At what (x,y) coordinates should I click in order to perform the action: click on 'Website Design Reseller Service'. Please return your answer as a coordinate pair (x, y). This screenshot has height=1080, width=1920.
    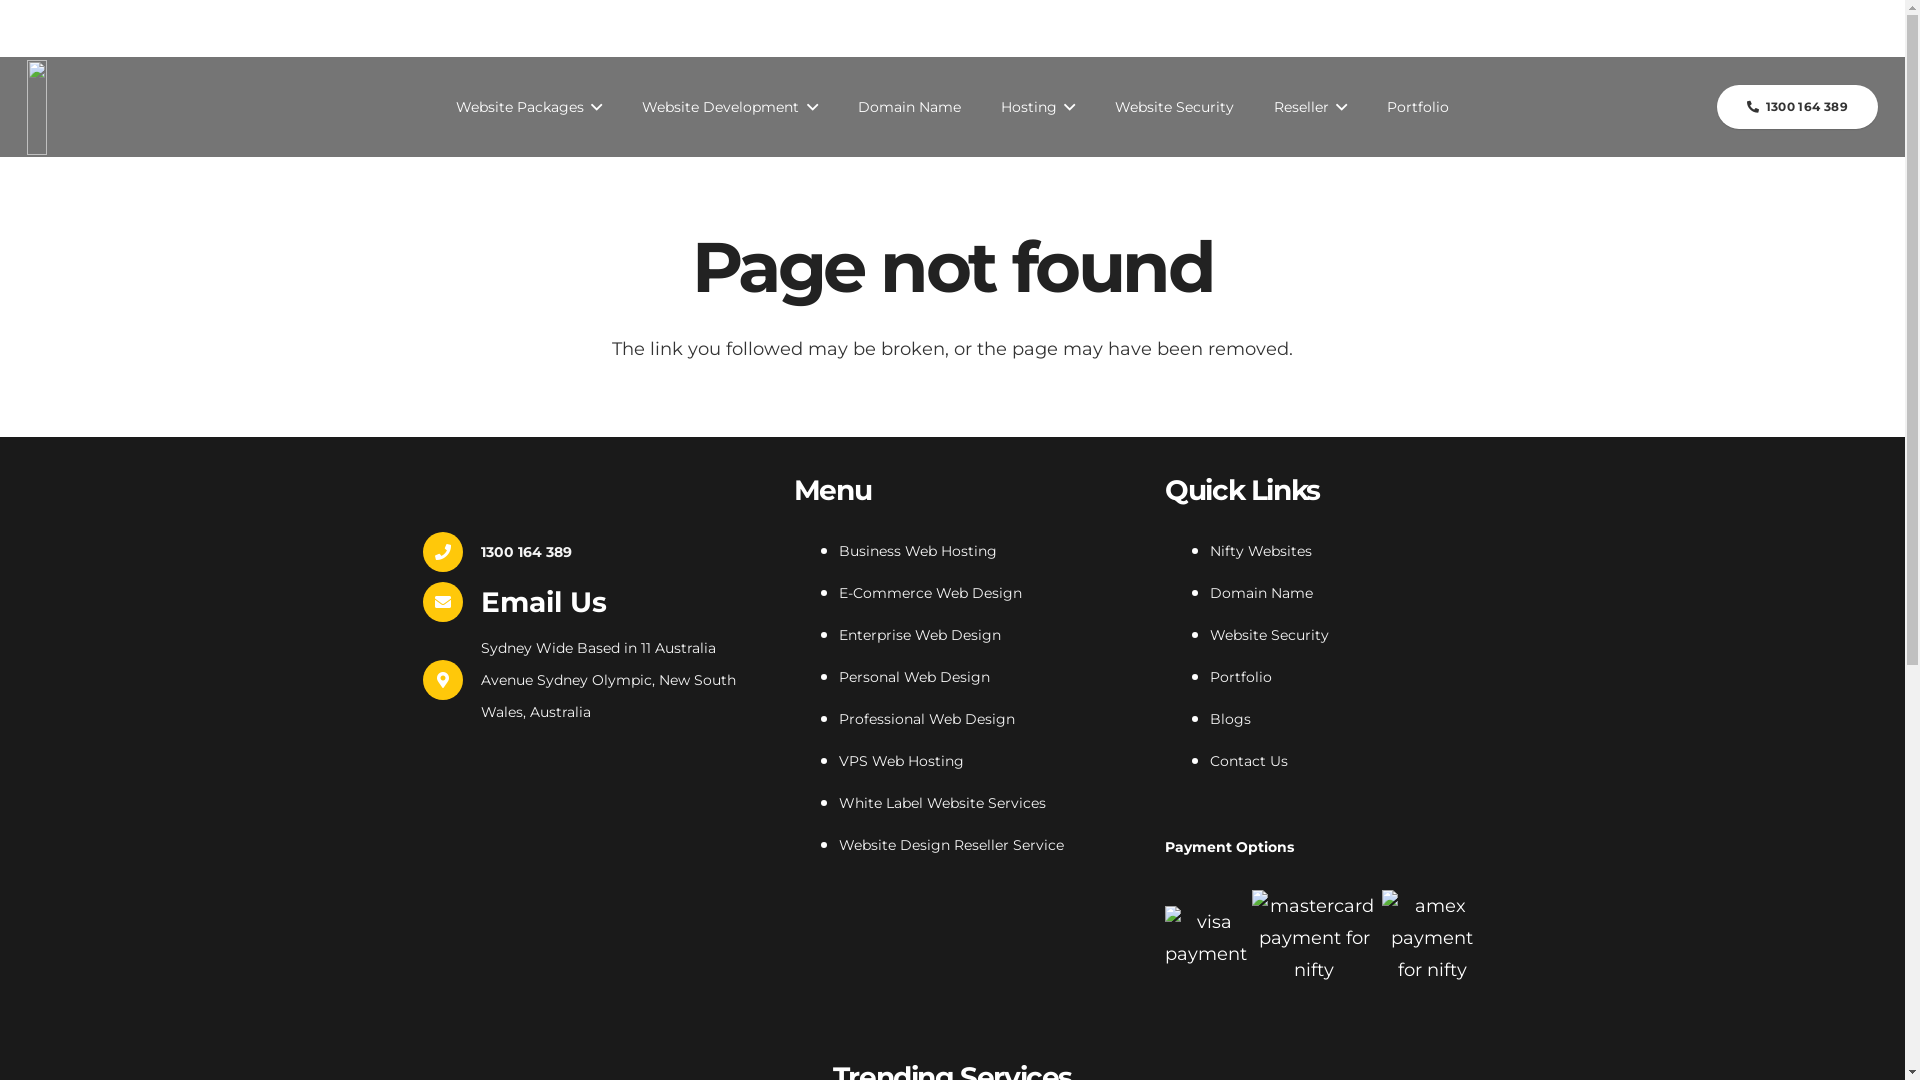
    Looking at the image, I should click on (839, 844).